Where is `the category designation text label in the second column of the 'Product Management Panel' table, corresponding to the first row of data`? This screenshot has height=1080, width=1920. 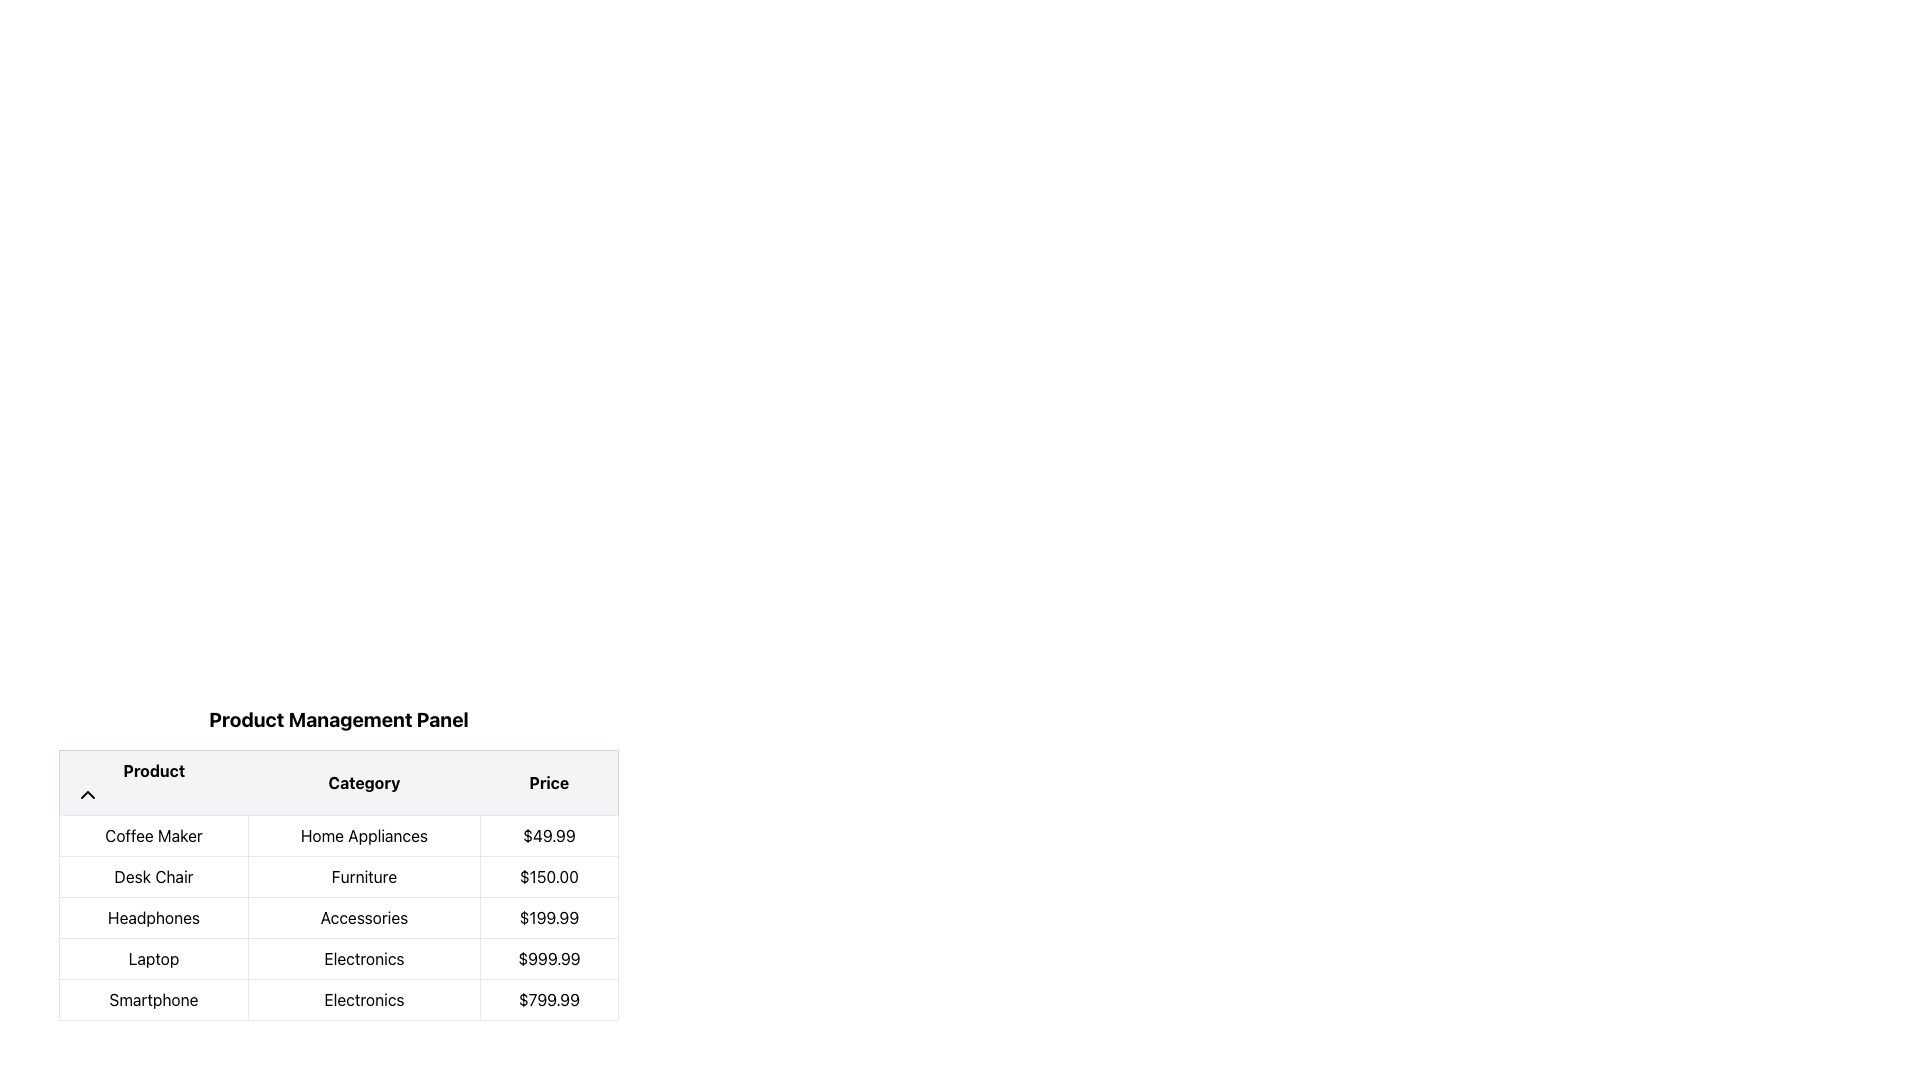
the category designation text label in the second column of the 'Product Management Panel' table, corresponding to the first row of data is located at coordinates (364, 836).